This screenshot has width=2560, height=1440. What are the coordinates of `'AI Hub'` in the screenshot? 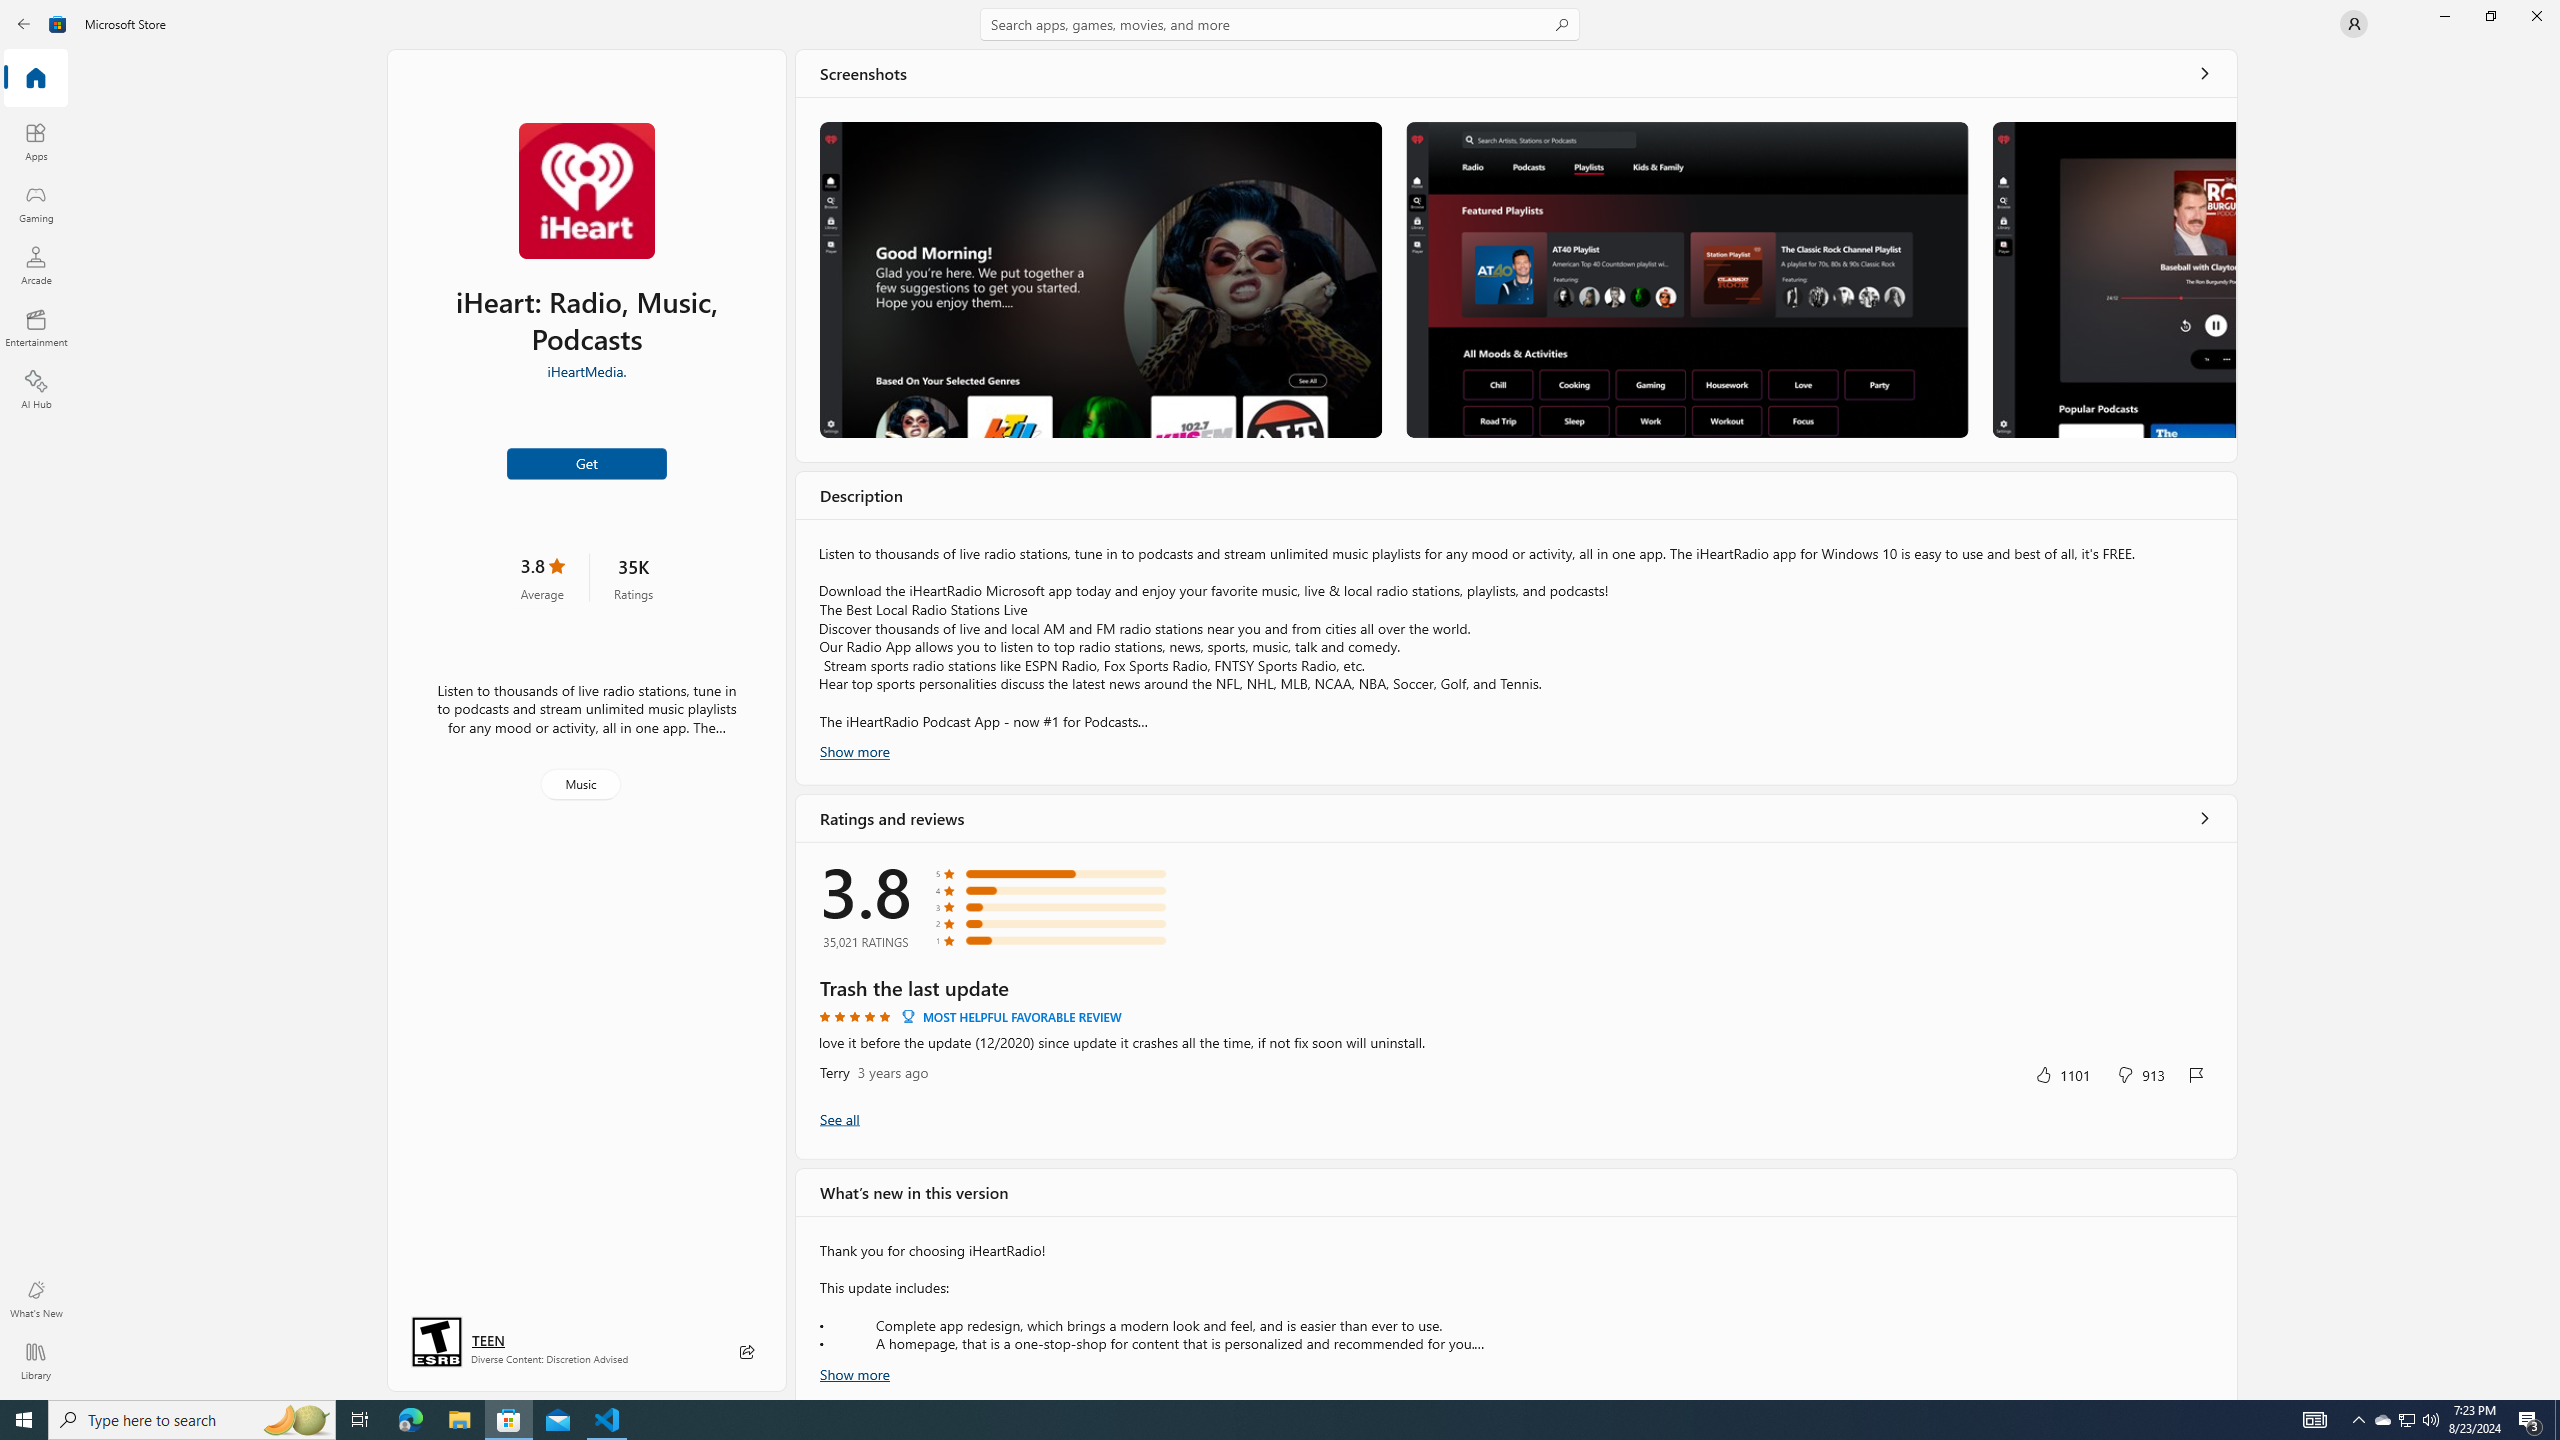 It's located at (34, 388).